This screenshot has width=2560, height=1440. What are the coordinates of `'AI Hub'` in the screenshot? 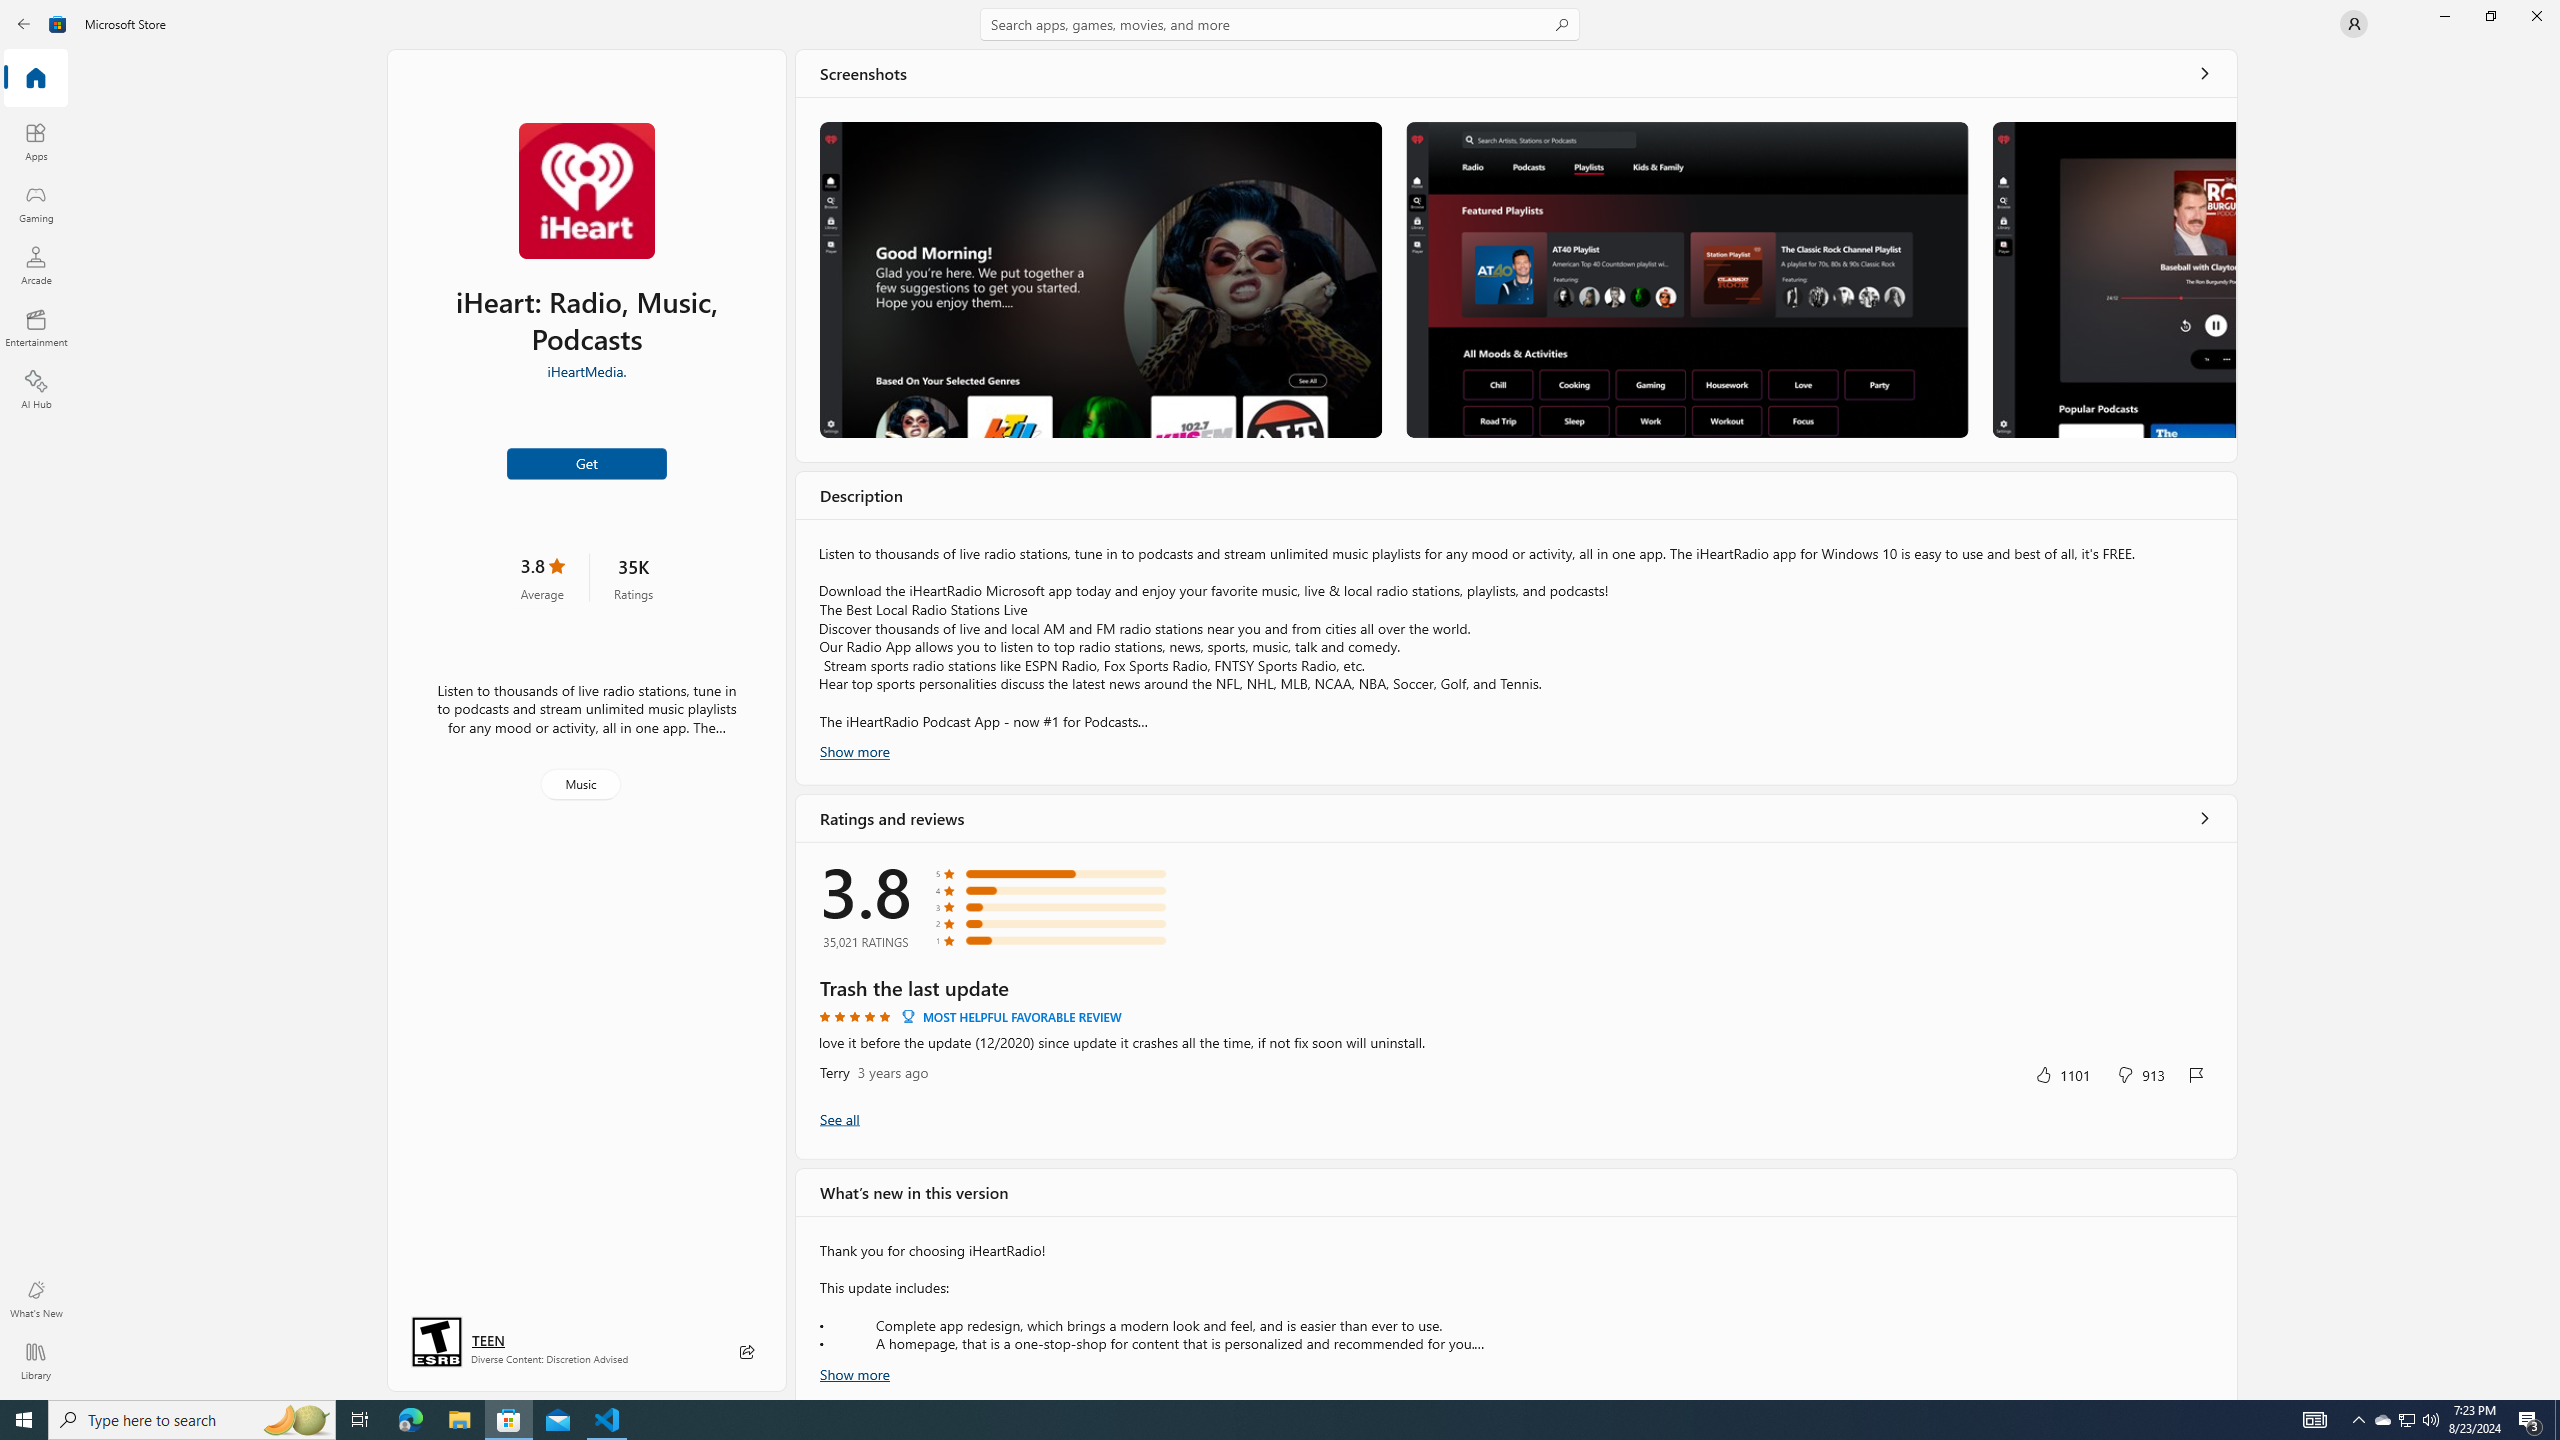 It's located at (34, 388).